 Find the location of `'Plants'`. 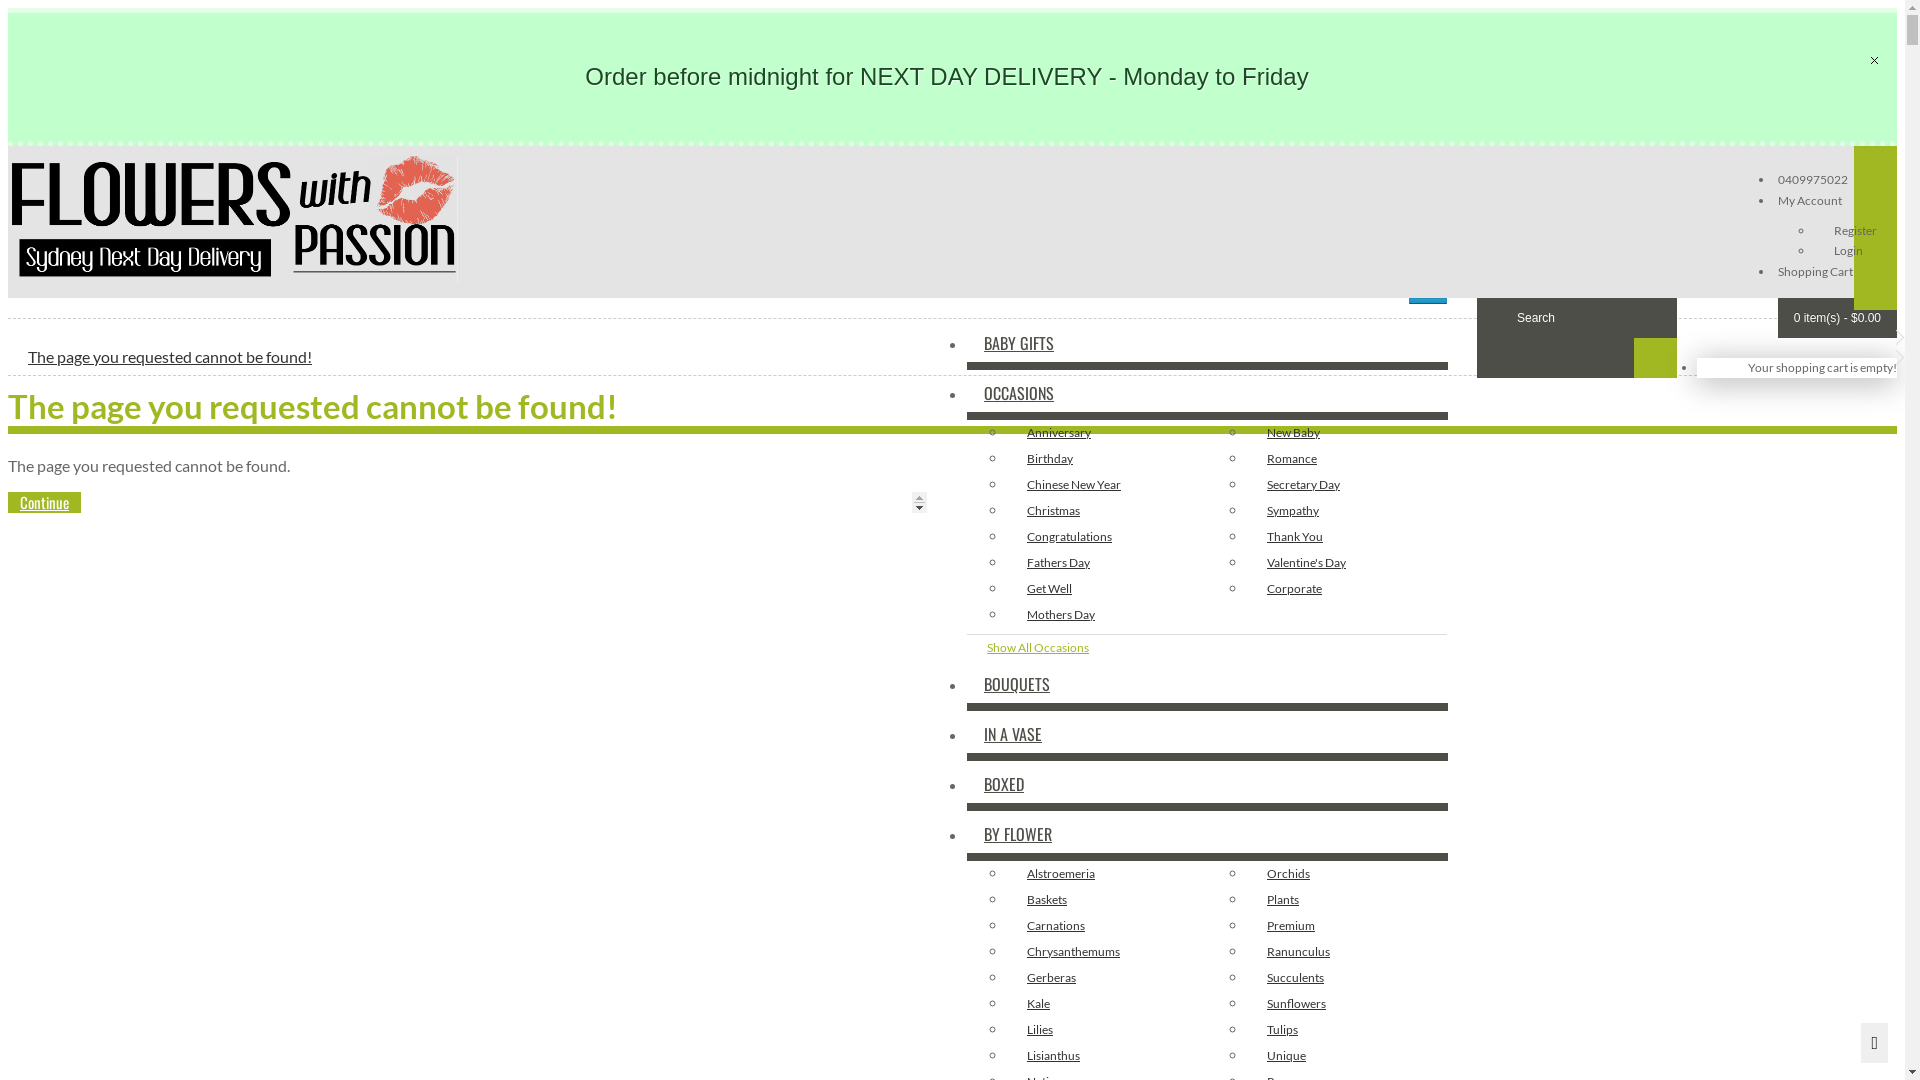

'Plants' is located at coordinates (1347, 897).